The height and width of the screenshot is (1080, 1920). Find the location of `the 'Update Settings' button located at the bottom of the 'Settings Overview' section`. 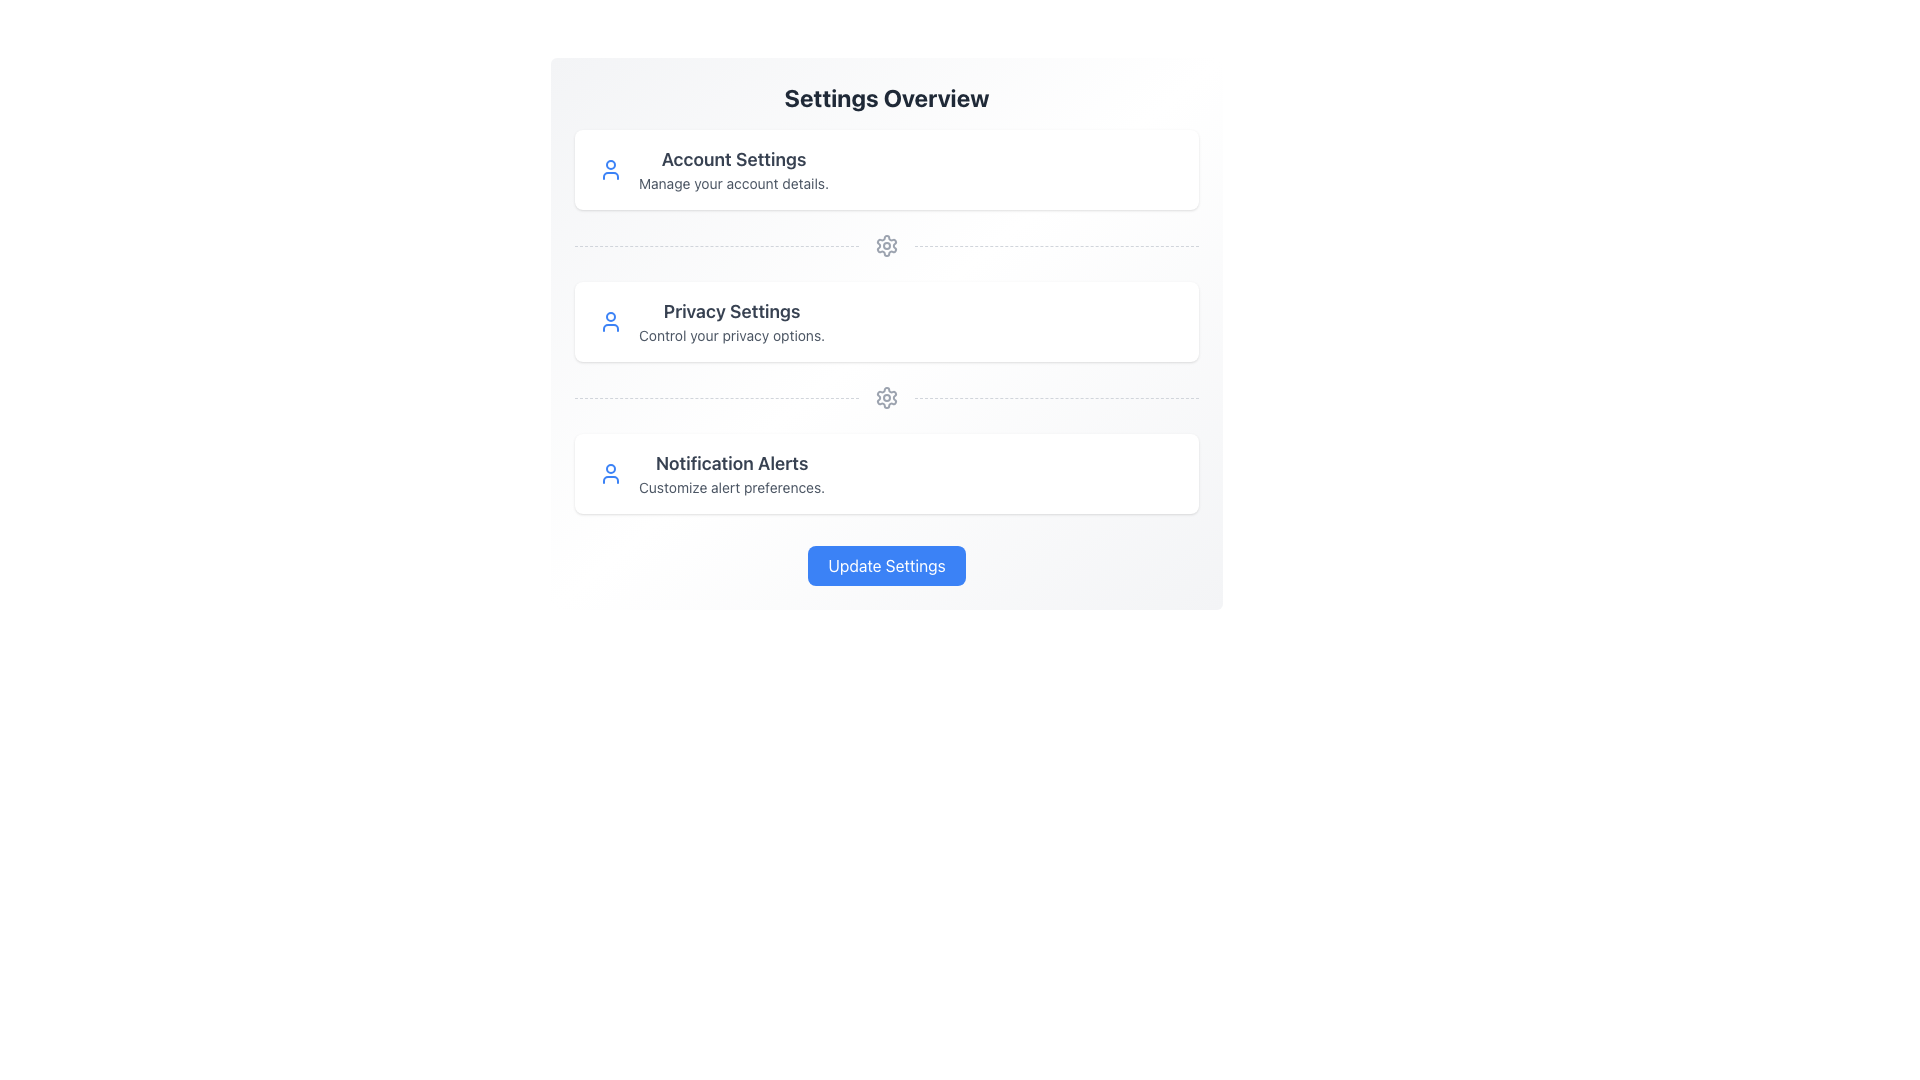

the 'Update Settings' button located at the bottom of the 'Settings Overview' section is located at coordinates (886, 566).